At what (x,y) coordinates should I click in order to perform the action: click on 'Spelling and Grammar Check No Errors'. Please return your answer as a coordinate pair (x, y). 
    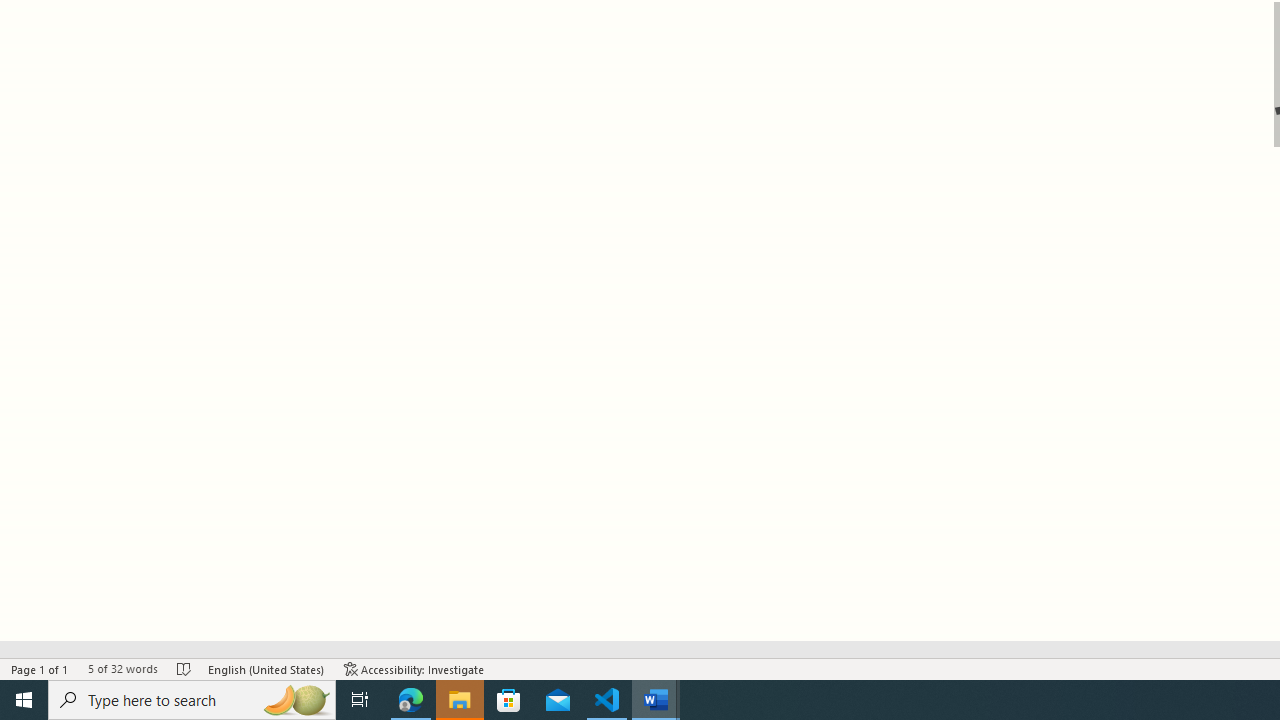
    Looking at the image, I should click on (184, 669).